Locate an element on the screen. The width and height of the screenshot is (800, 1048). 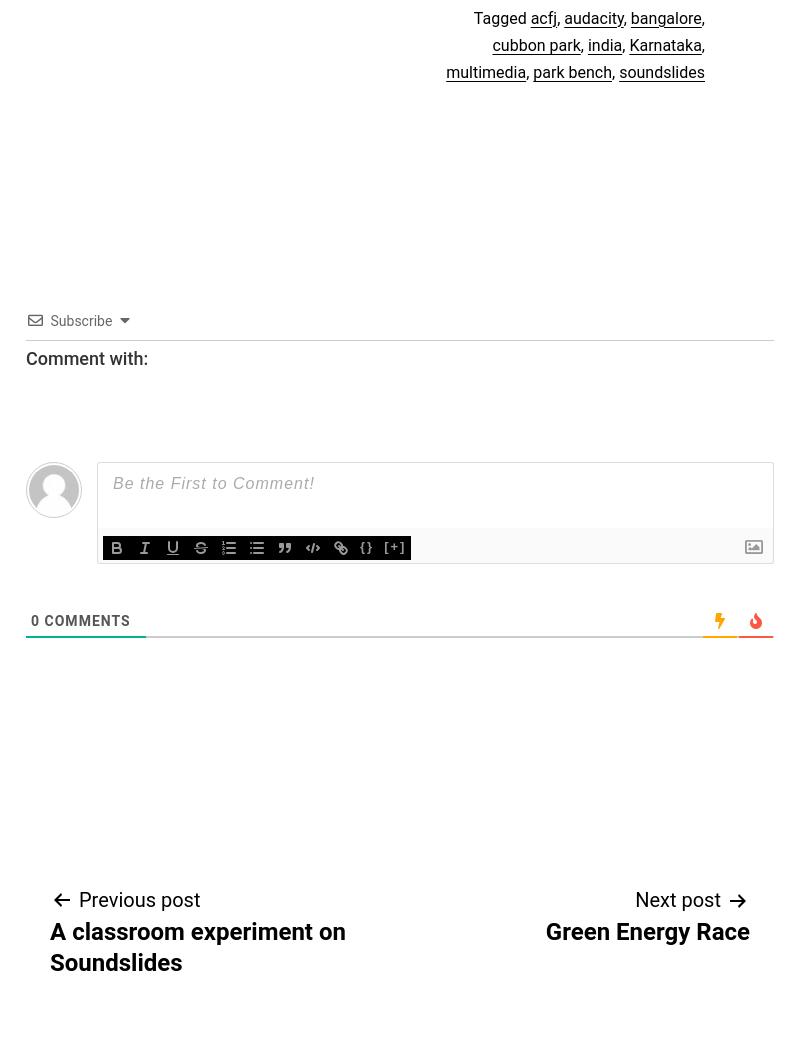
'[+]' is located at coordinates (383, 545).